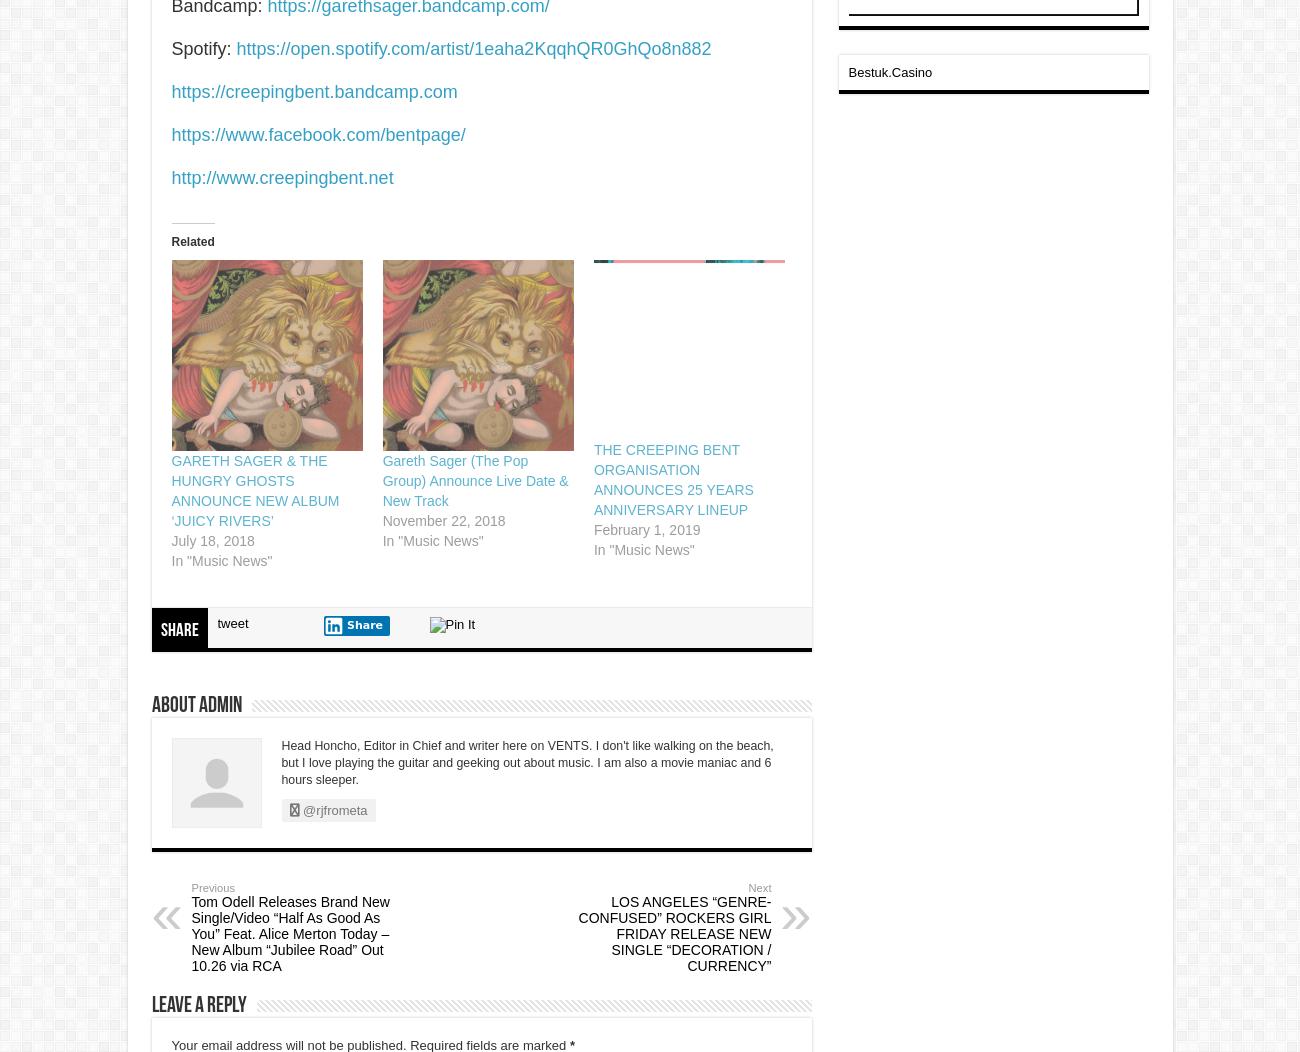 Image resolution: width=1300 pixels, height=1052 pixels. I want to click on 'Head Honcho, Editor in Chief and writer here on VENTS. I don't like walking on the beach, but I love playing the guitar and geeking out about music. I am also a movie maniac and 6 hours sleeper.', so click(527, 762).